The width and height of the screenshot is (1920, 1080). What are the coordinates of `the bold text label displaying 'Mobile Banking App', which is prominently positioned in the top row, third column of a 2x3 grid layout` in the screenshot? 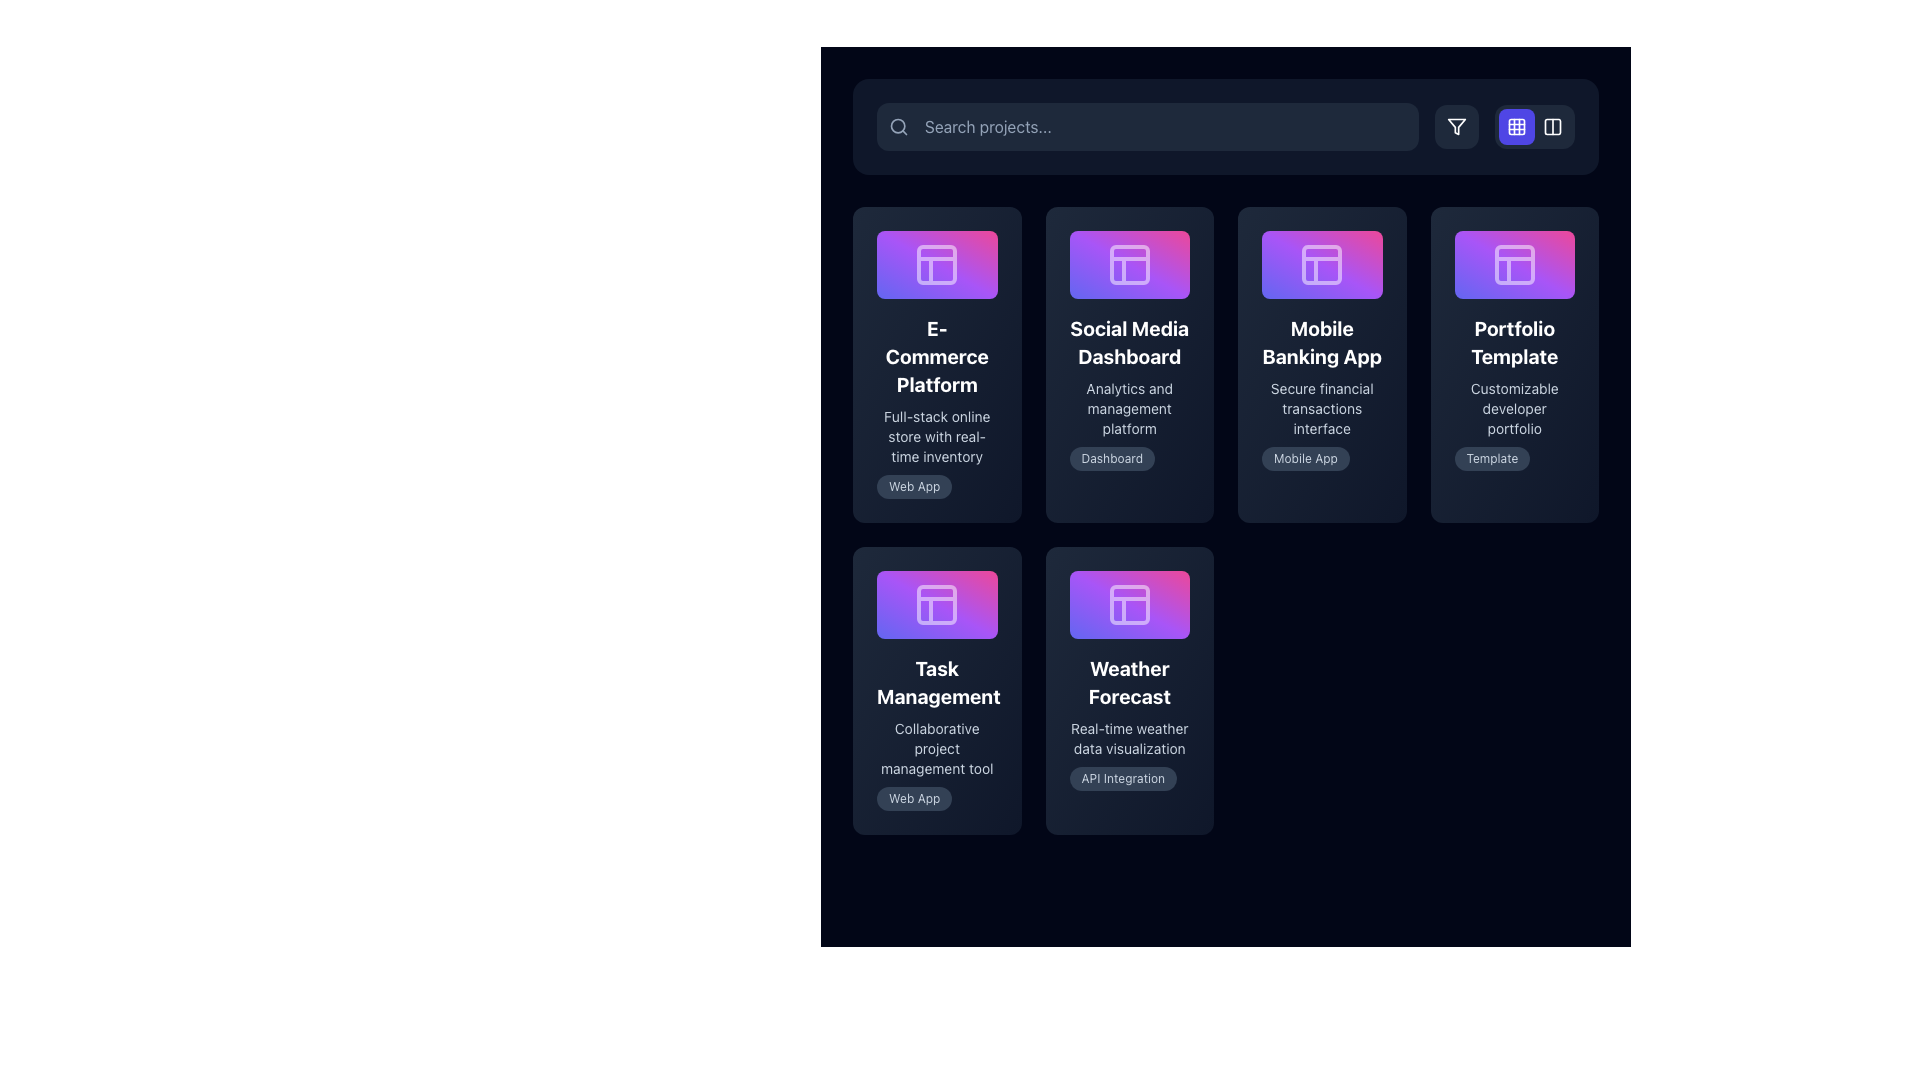 It's located at (1322, 341).